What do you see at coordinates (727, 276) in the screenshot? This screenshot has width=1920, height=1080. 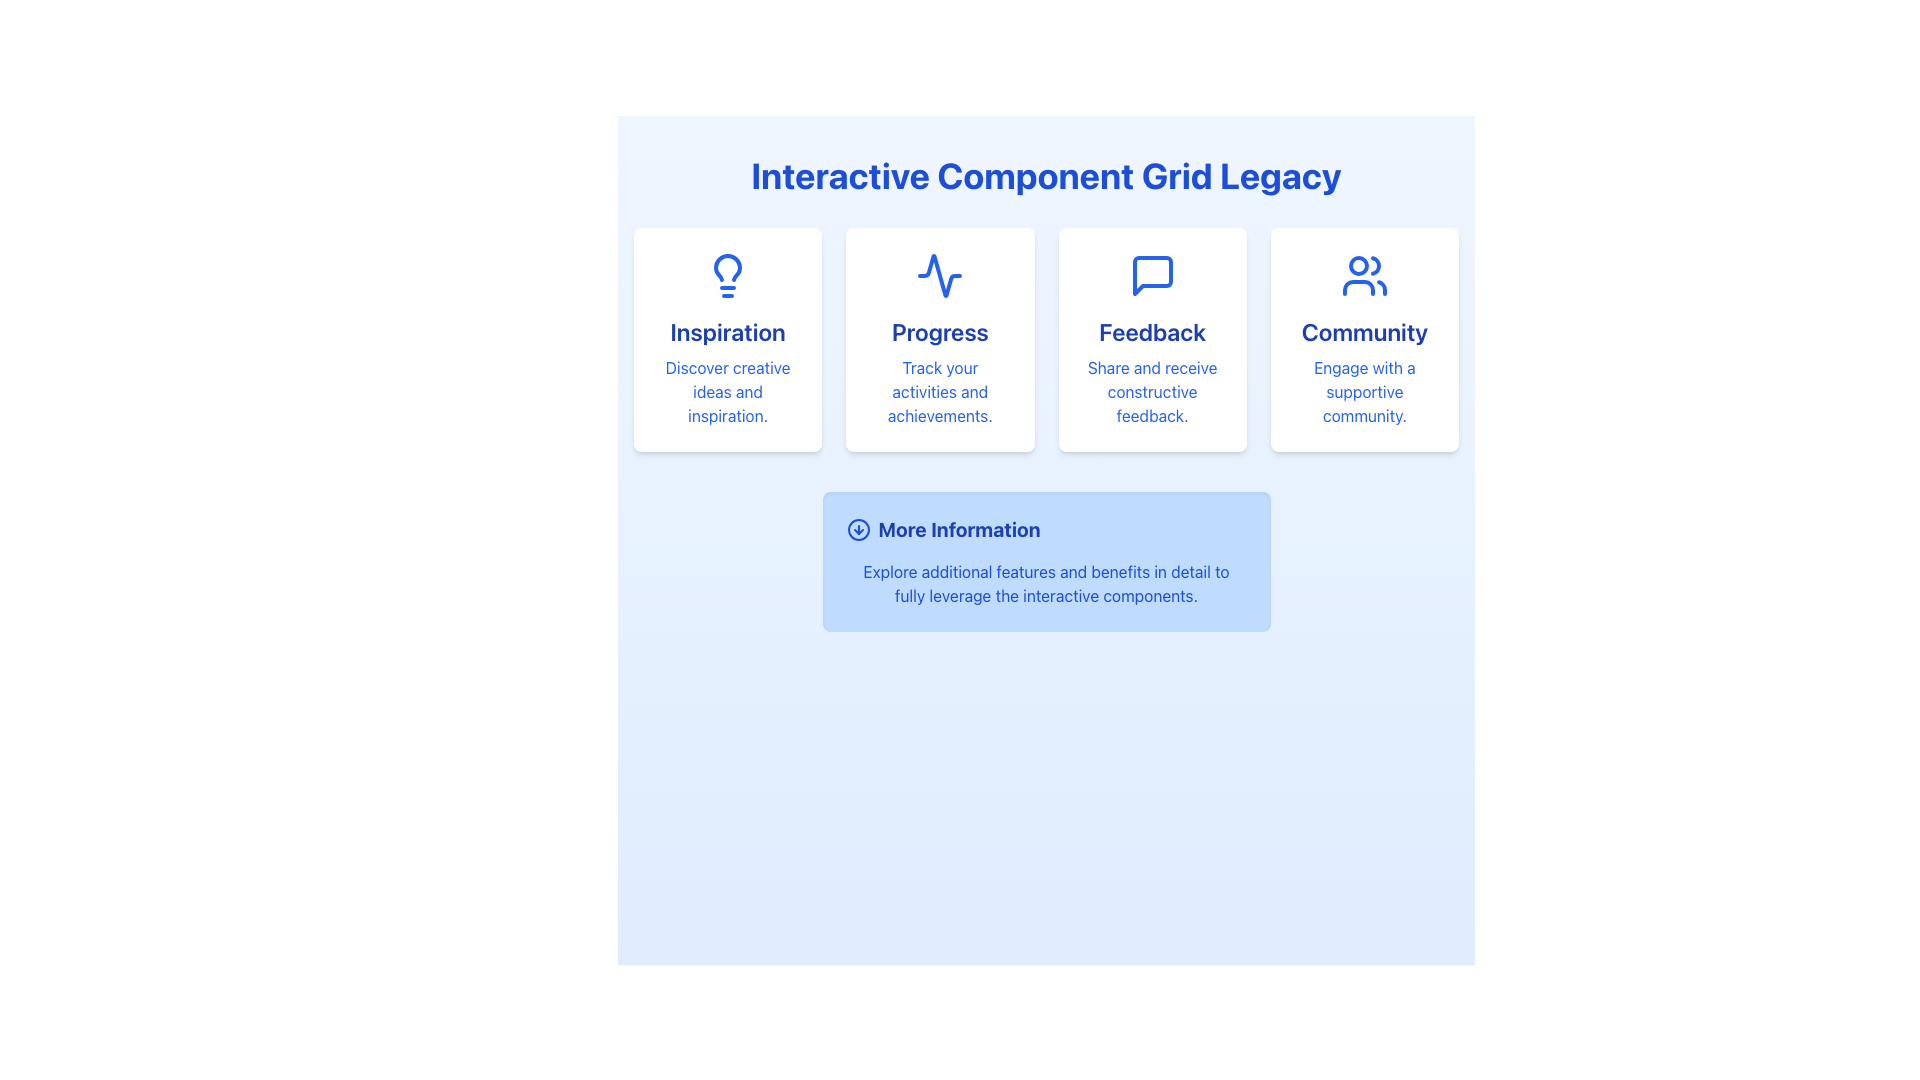 I see `the blue lightbulb SVG icon located in the 'Inspiration' card, which is part of a grid of four cards at the top of the interface` at bounding box center [727, 276].